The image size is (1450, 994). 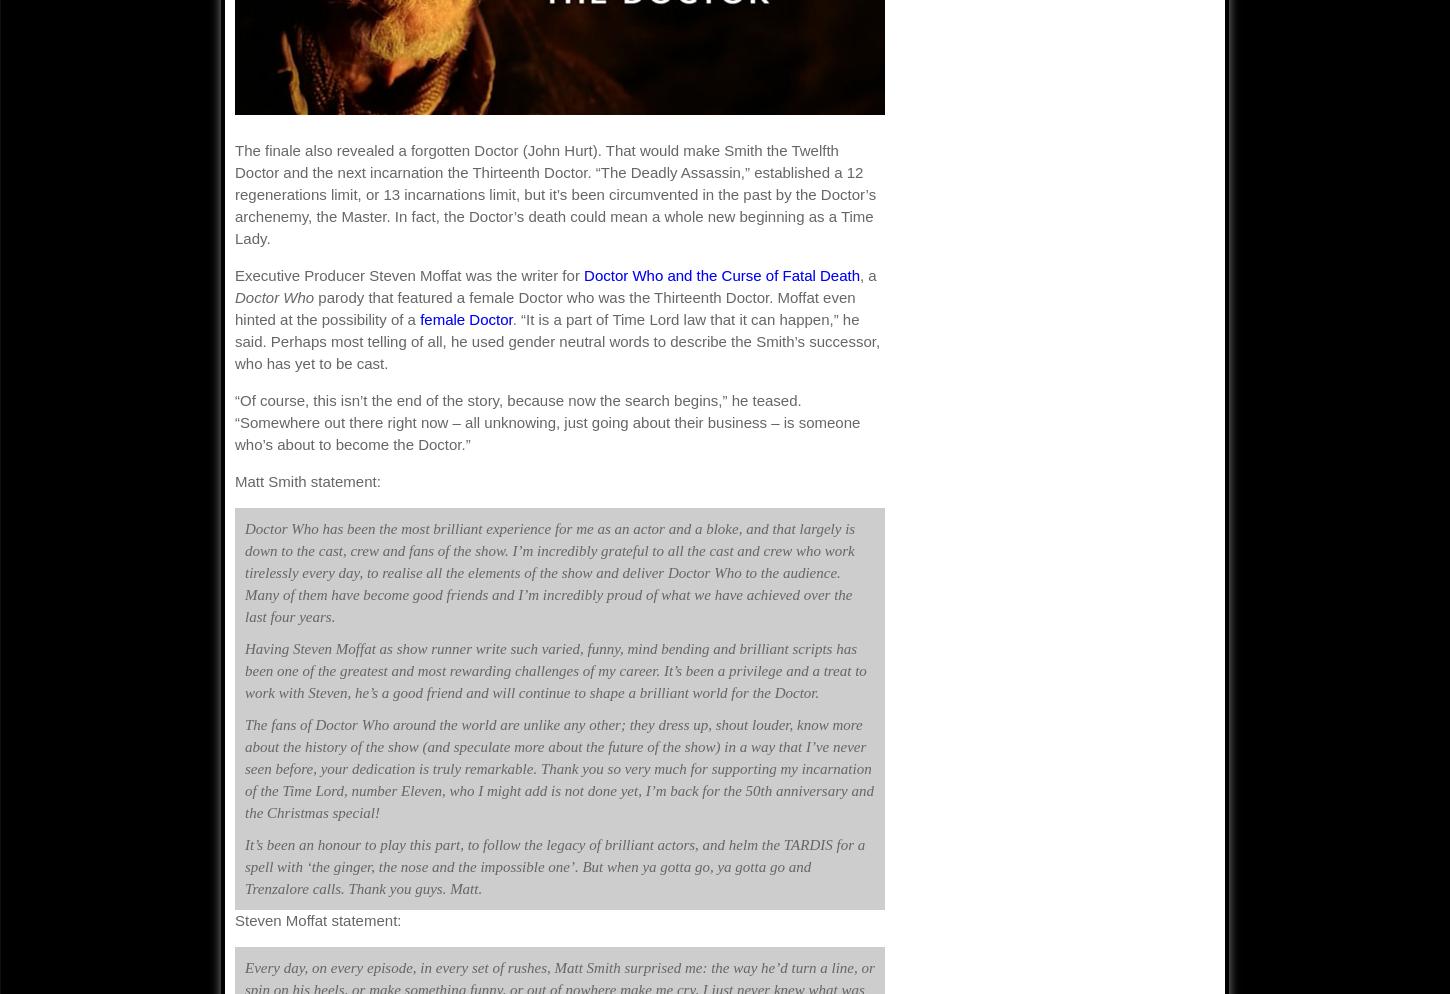 What do you see at coordinates (558, 767) in the screenshot?
I see `'The fans of Doctor Who around the world are unlike any other; they dress up, shout louder, know more about the history of the show (and speculate more about the future of the show) in a way that I’ve never seen before, your dedication is truly remarkable. Thank you so very much for supporting my incarnation of the Time Lord, number Eleven, who I might add is not done yet, I’m back for the 50th anniversary and the Christmas special!'` at bounding box center [558, 767].